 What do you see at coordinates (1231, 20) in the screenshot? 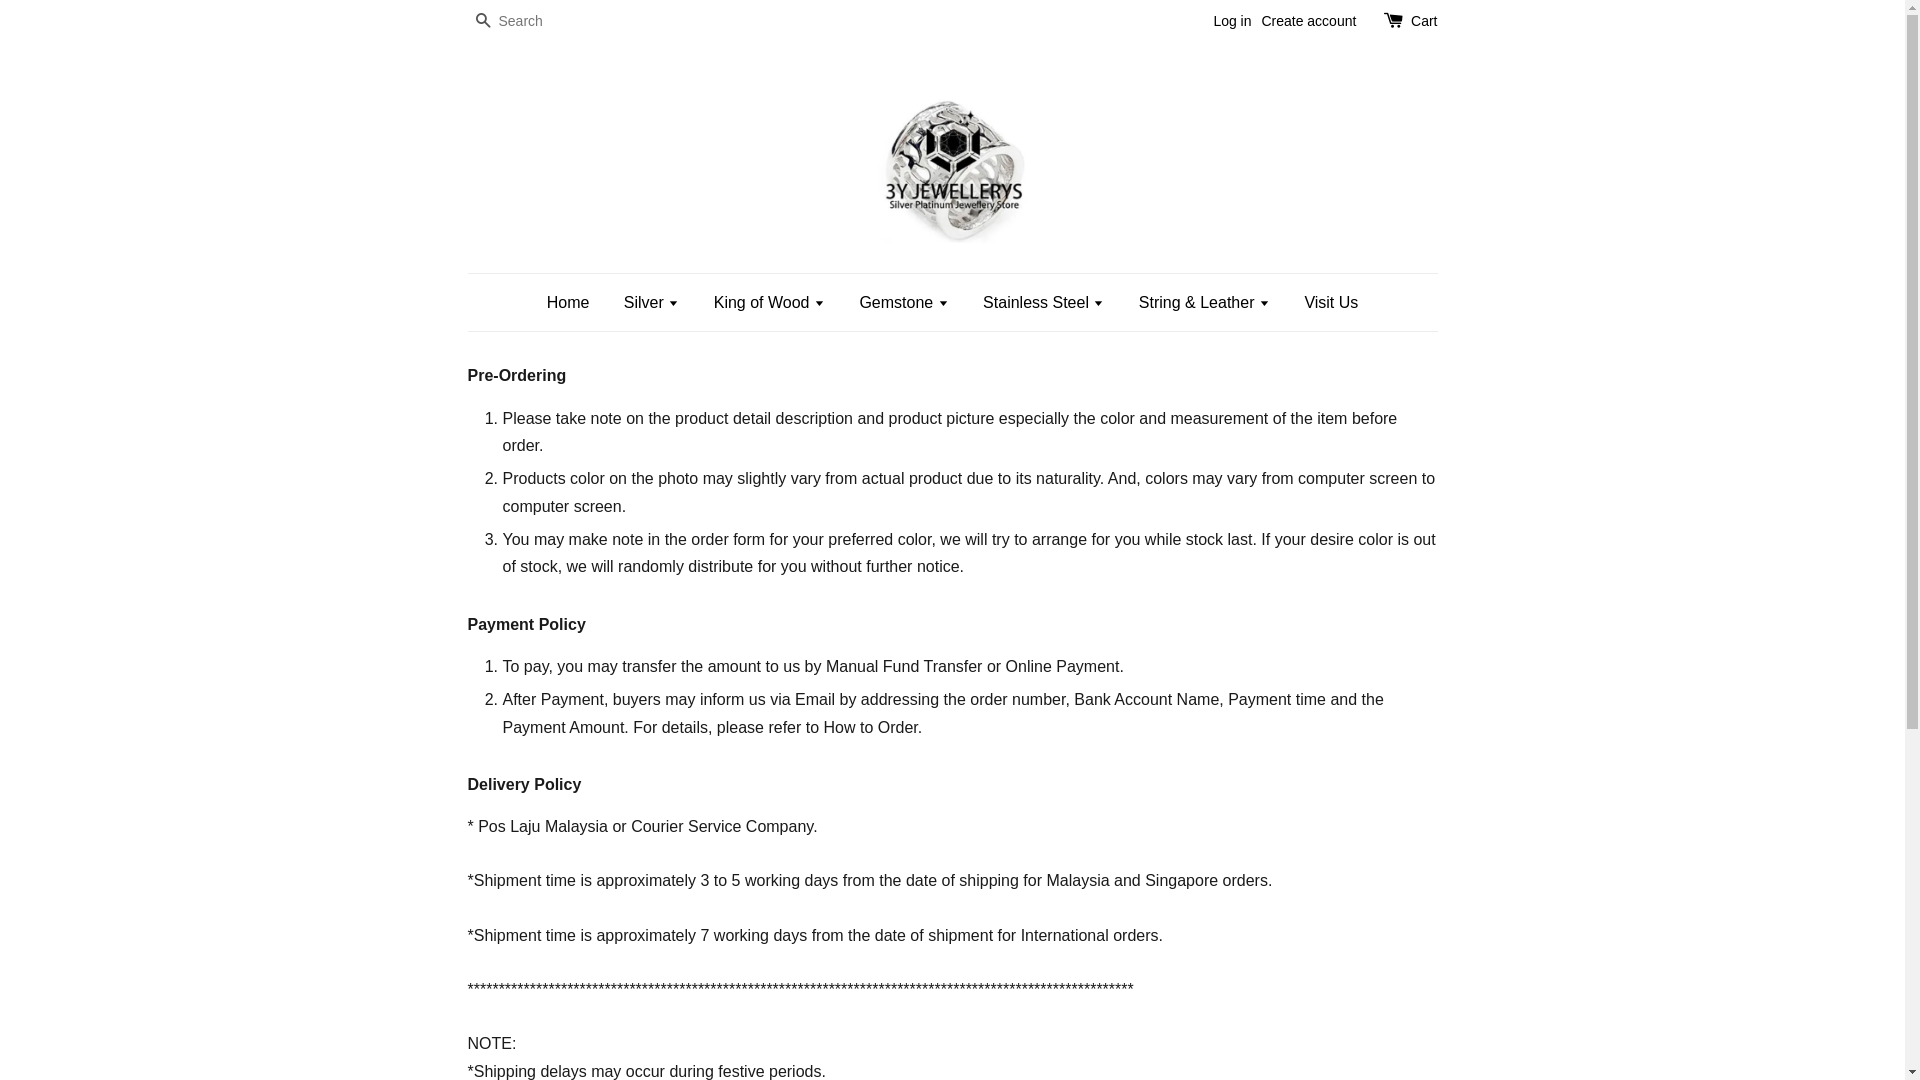
I see `'Log in'` at bounding box center [1231, 20].